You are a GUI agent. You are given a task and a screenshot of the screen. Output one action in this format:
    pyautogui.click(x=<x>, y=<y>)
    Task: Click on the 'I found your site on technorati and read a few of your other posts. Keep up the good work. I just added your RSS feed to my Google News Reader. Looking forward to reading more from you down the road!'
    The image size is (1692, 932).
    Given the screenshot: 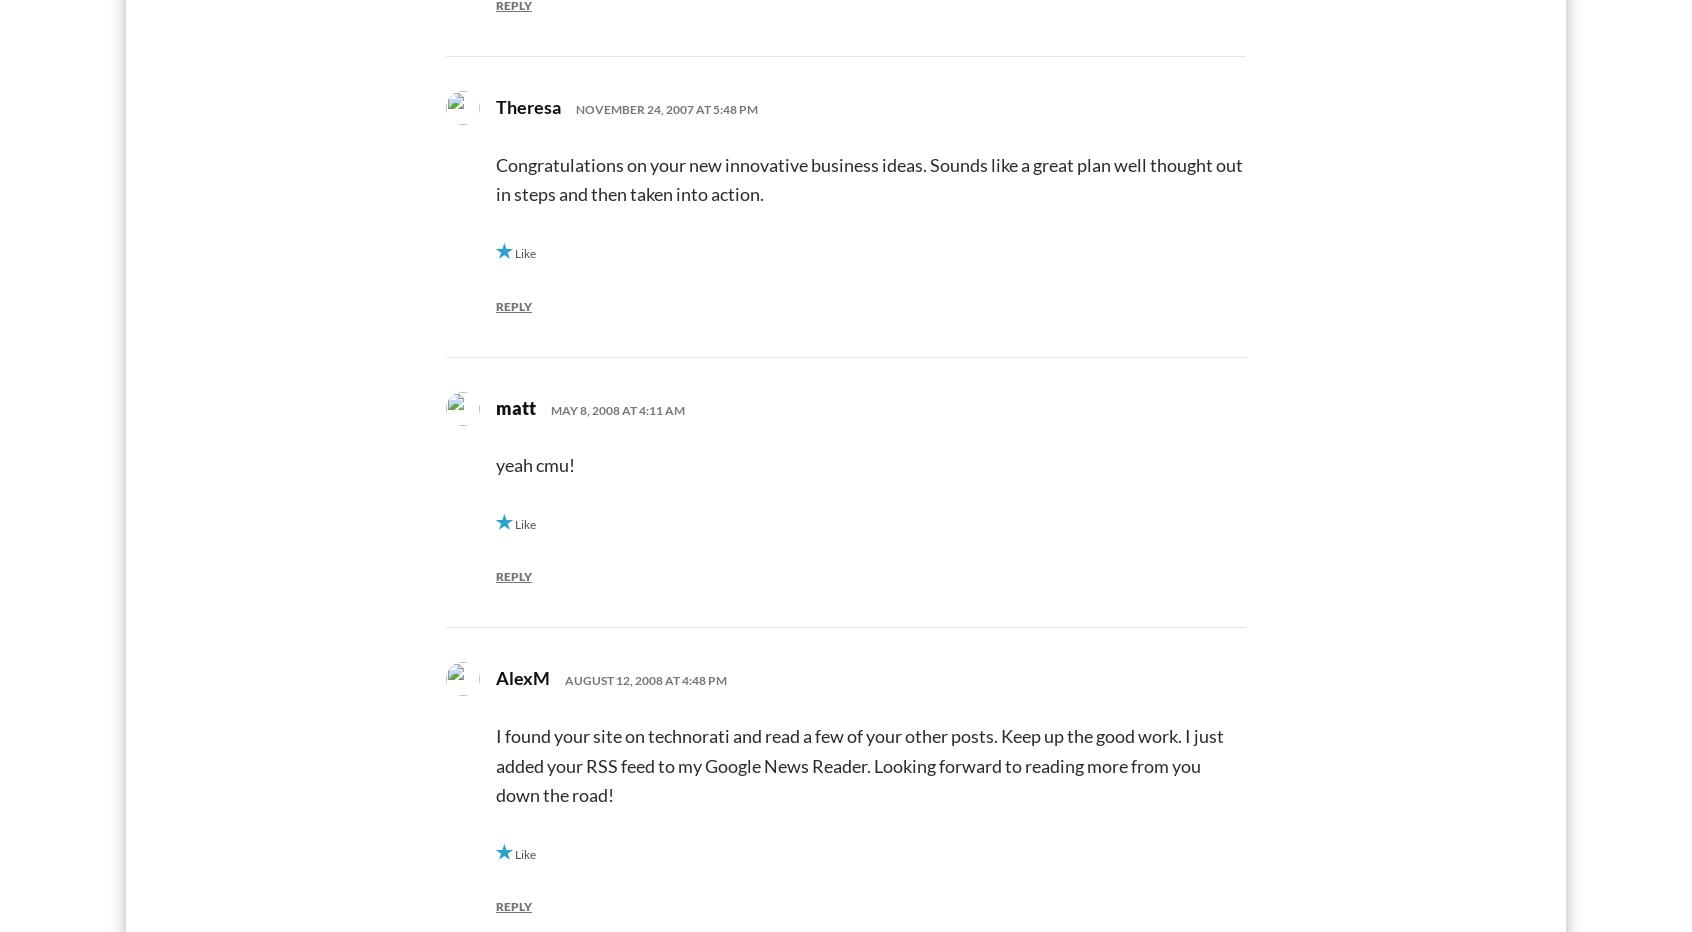 What is the action you would take?
    pyautogui.click(x=859, y=764)
    